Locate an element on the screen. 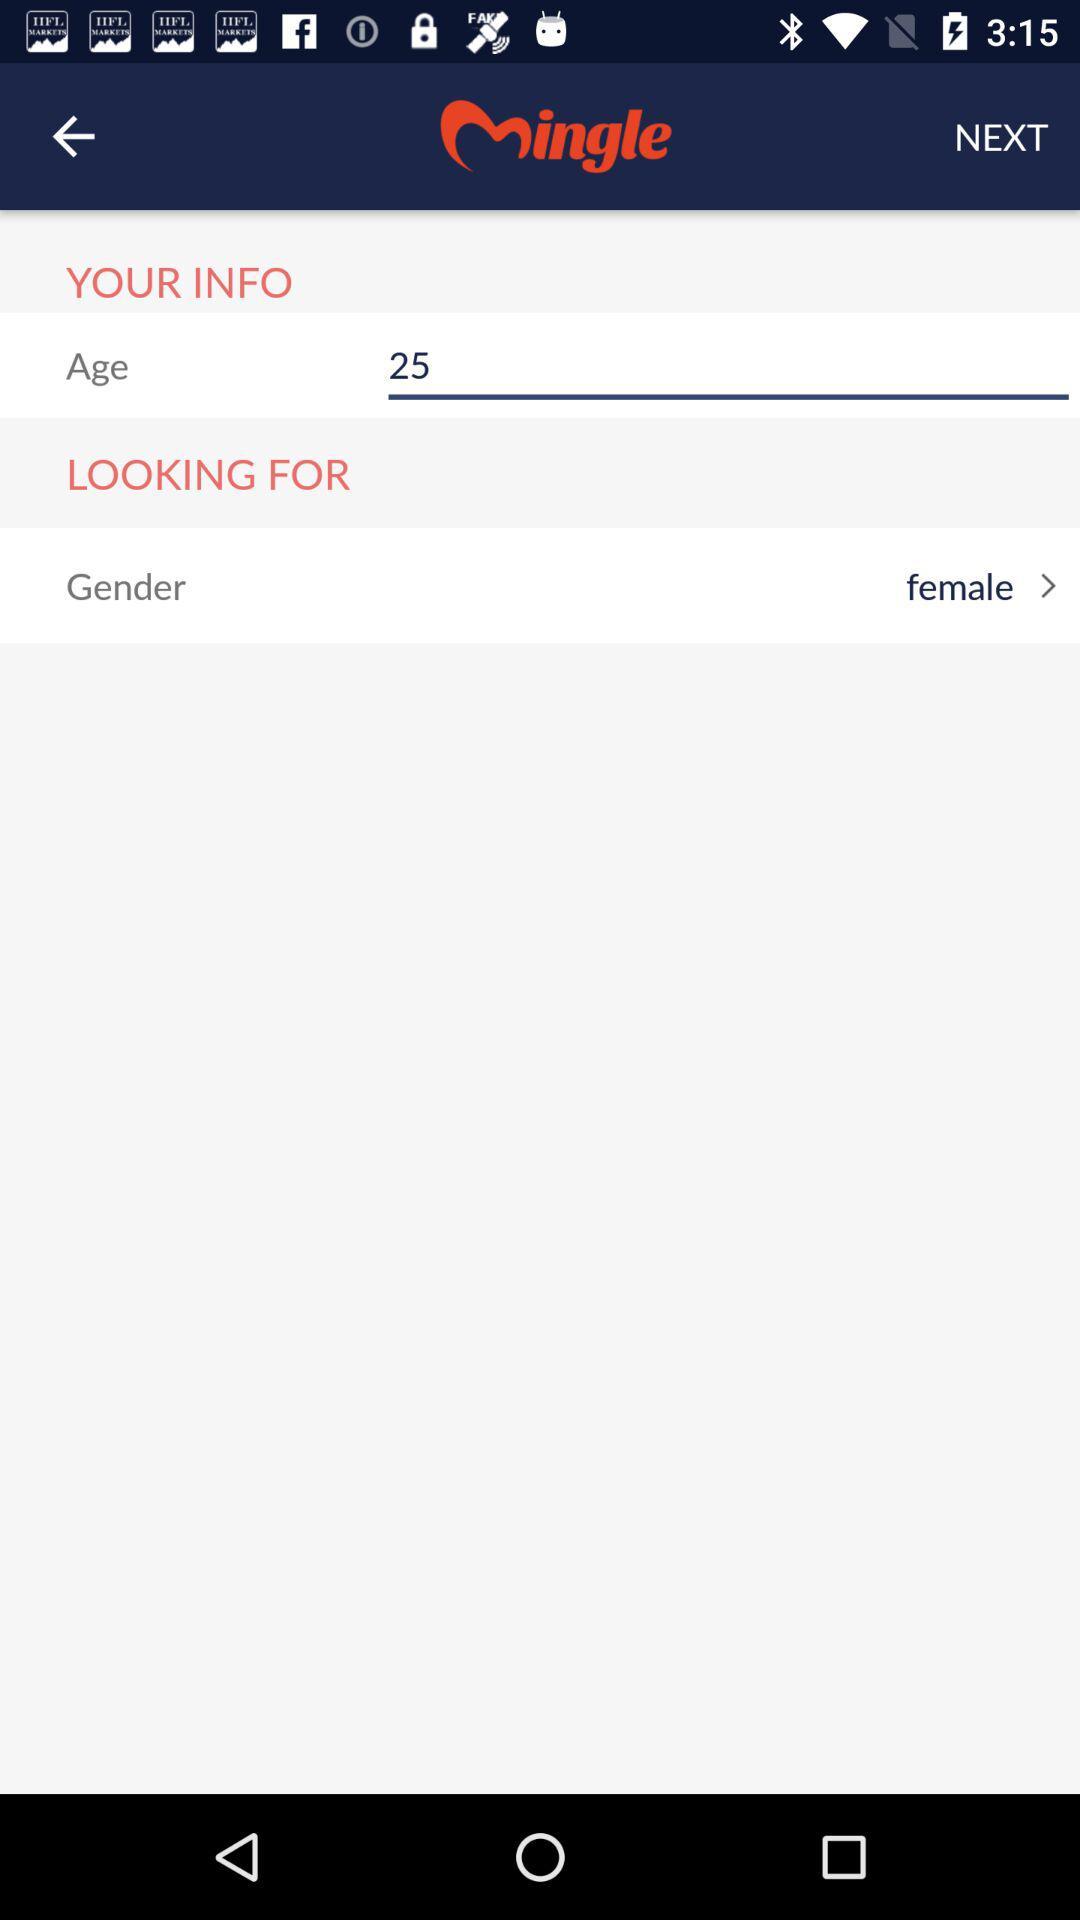 Image resolution: width=1080 pixels, height=1920 pixels. item below the next is located at coordinates (728, 365).